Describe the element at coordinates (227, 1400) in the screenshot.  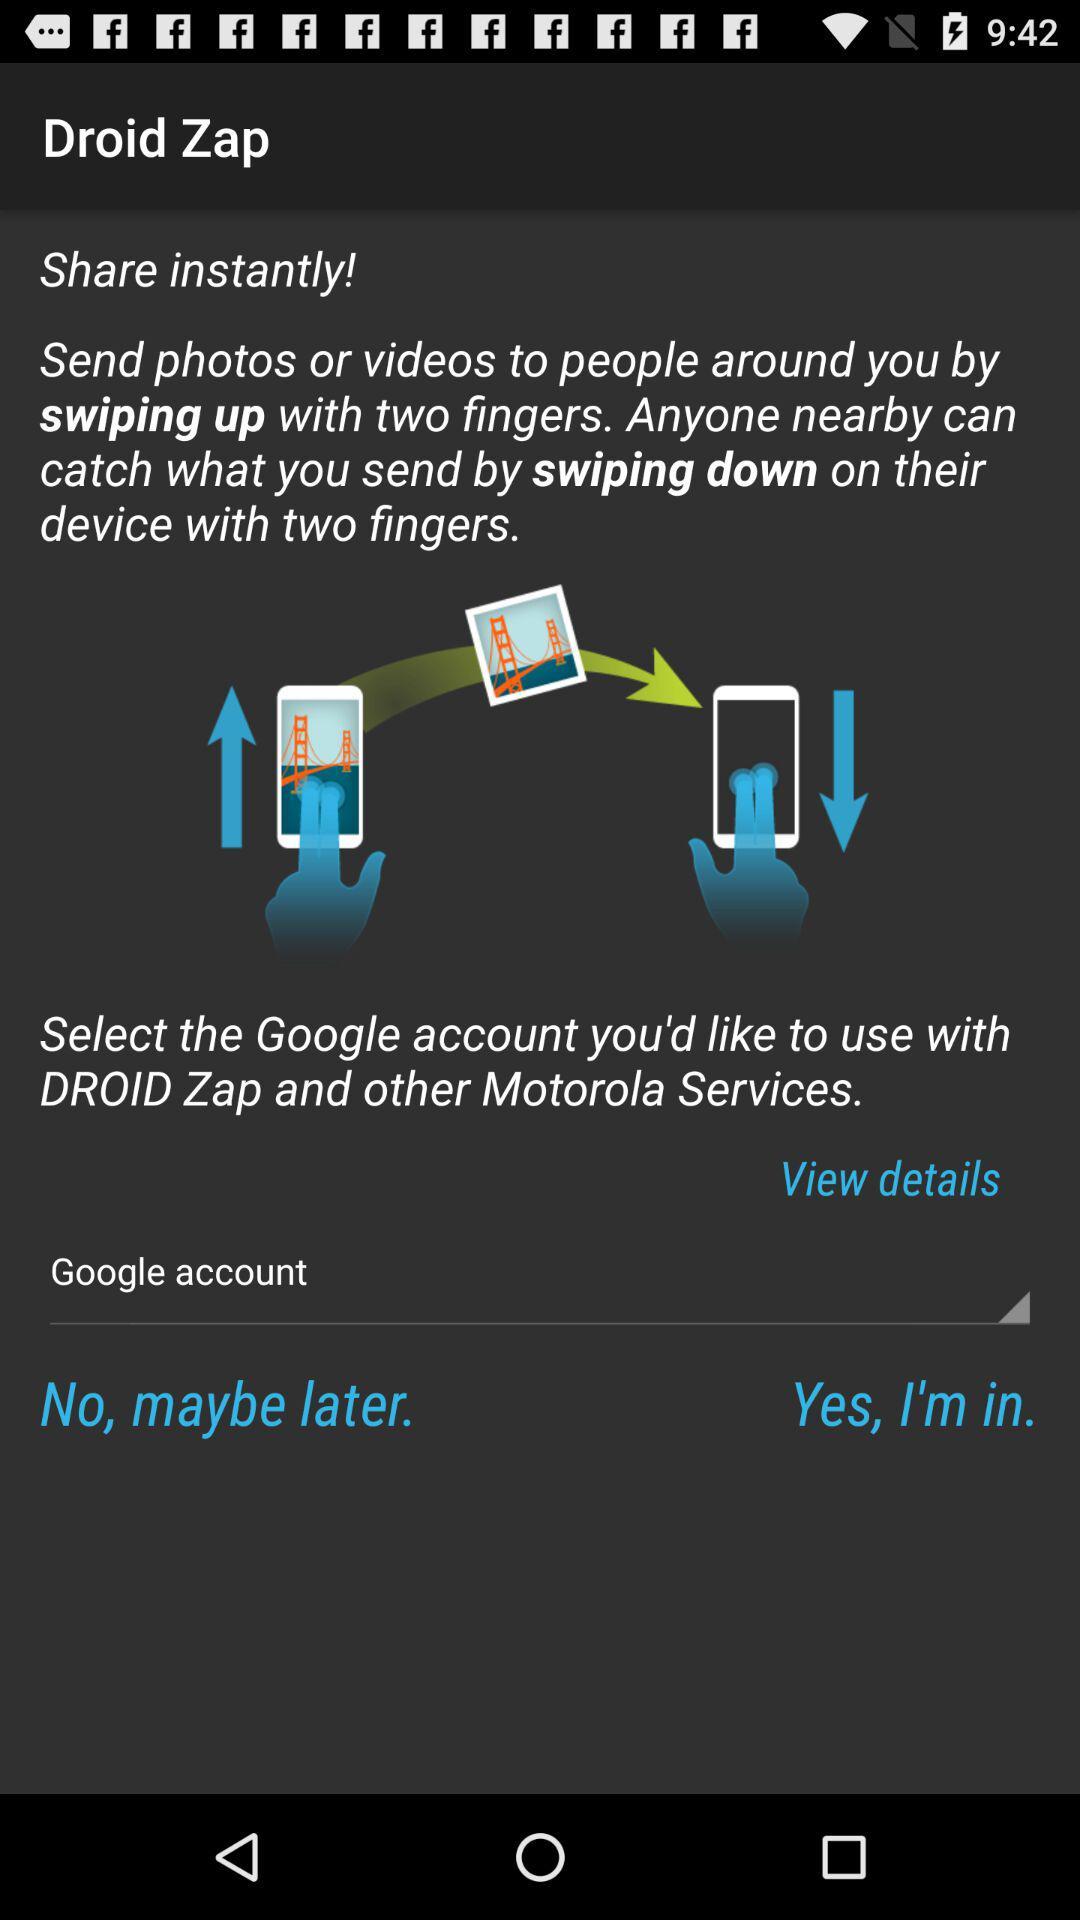
I see `the icon next to yes i m` at that location.